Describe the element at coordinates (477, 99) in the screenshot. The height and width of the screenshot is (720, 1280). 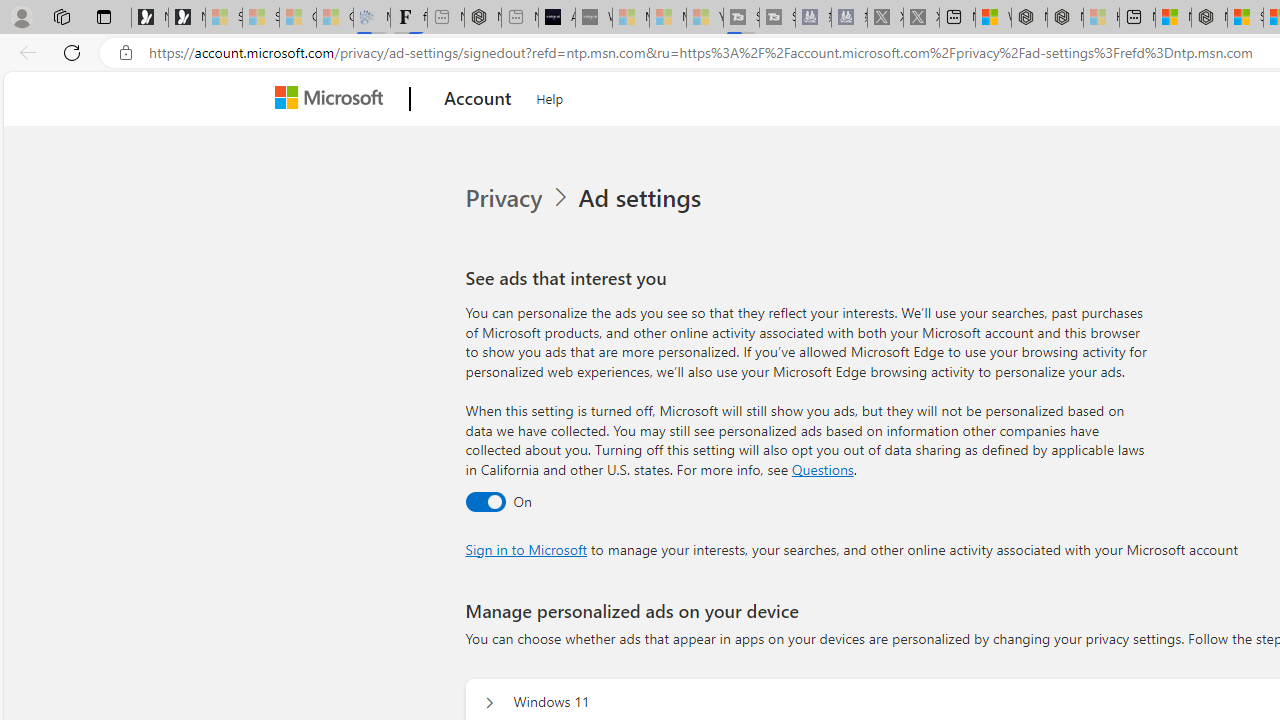
I see `'Account'` at that location.